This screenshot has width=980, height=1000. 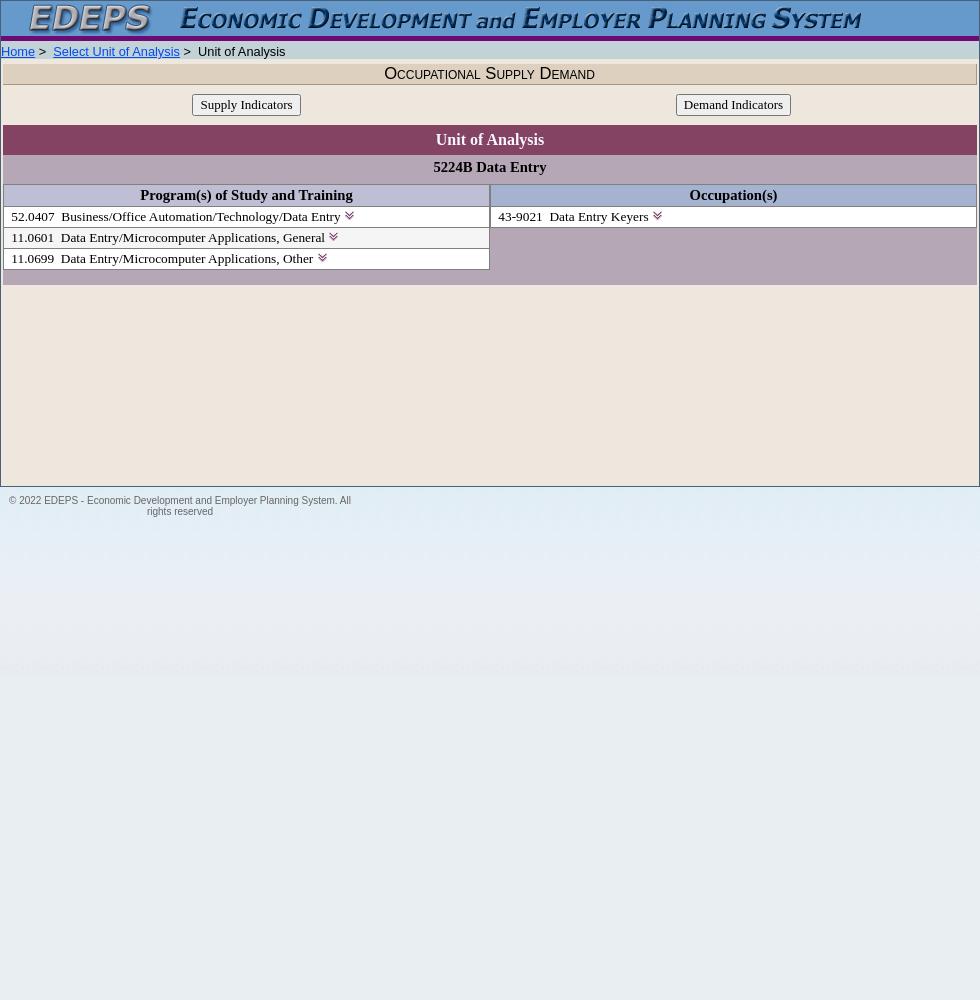 I want to click on '>', so click(x=34, y=51).